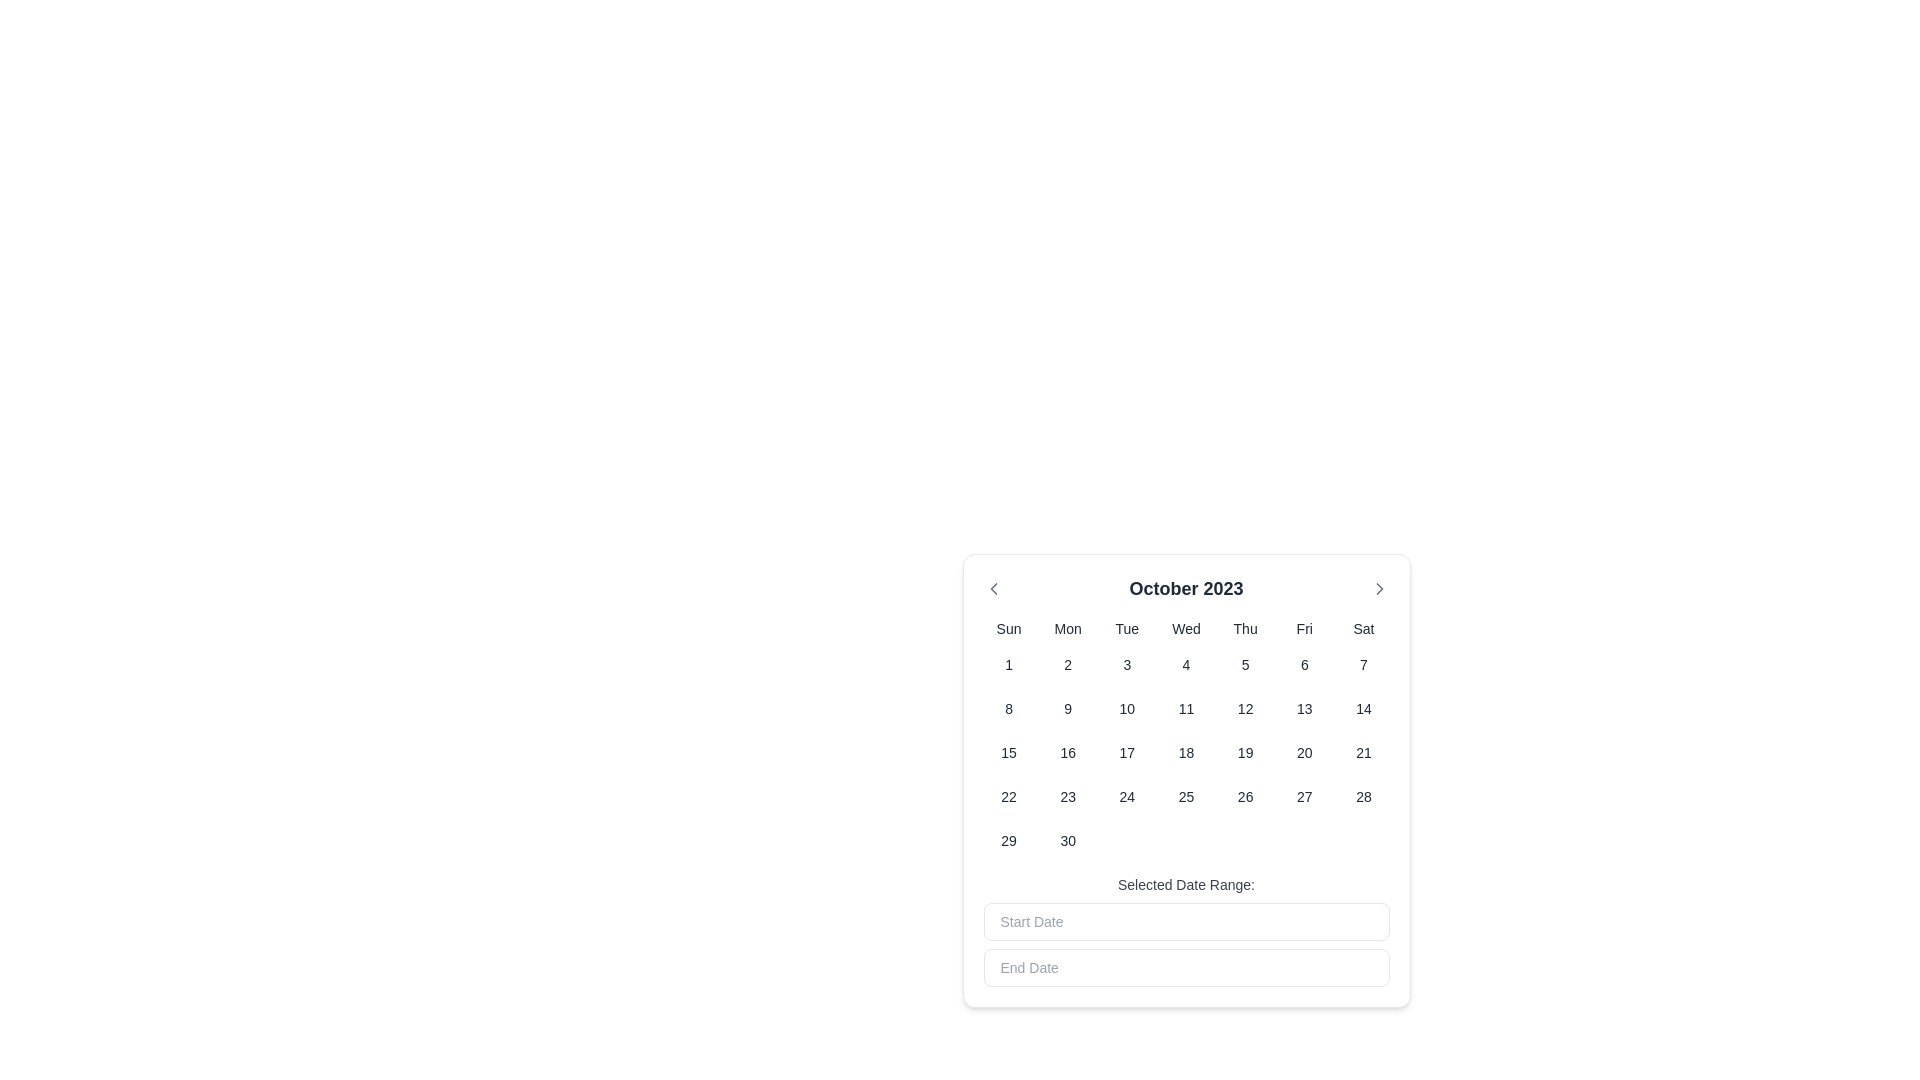  Describe the element at coordinates (1186, 588) in the screenshot. I see `the bold text label reading 'October 2023' located at the top-center of the calendar interface` at that location.